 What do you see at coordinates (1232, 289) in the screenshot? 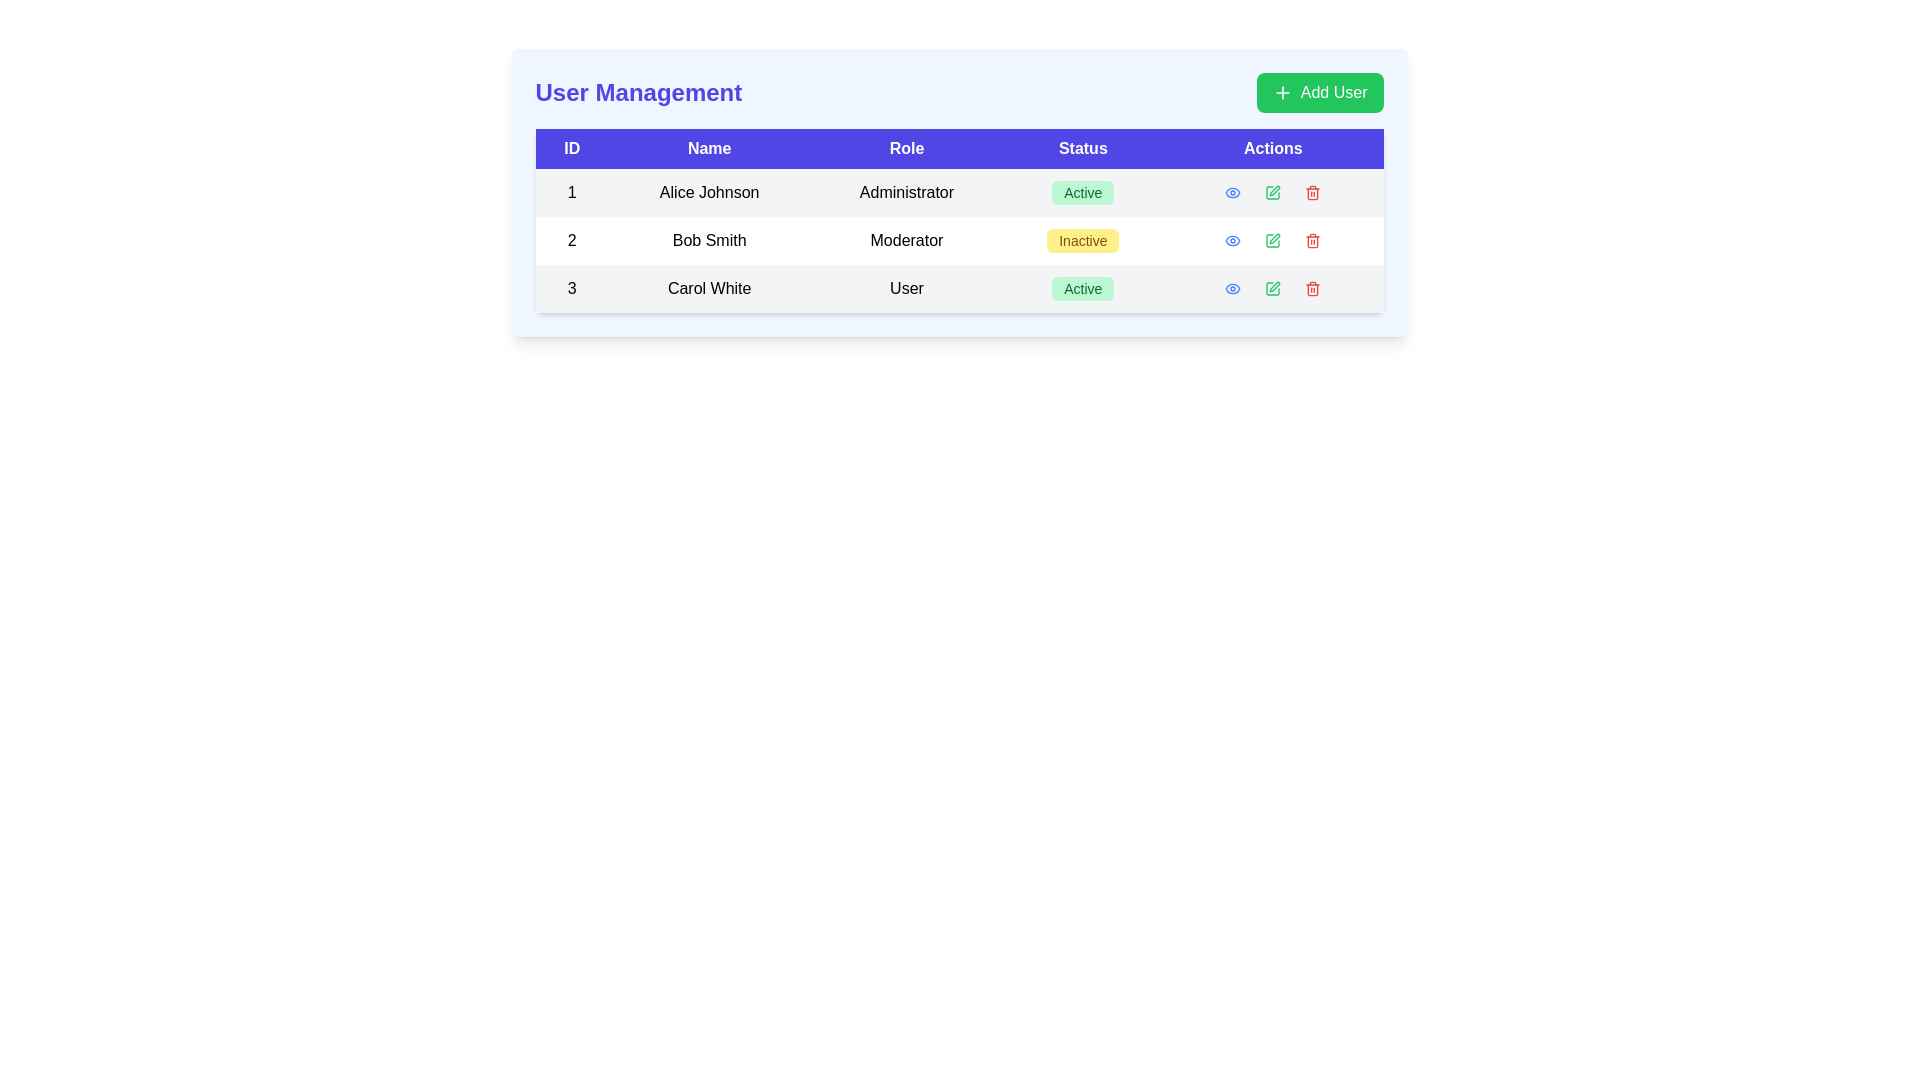
I see `the blue eye icon in the Actions column of the last row of the table, corresponding to Carol White` at bounding box center [1232, 289].